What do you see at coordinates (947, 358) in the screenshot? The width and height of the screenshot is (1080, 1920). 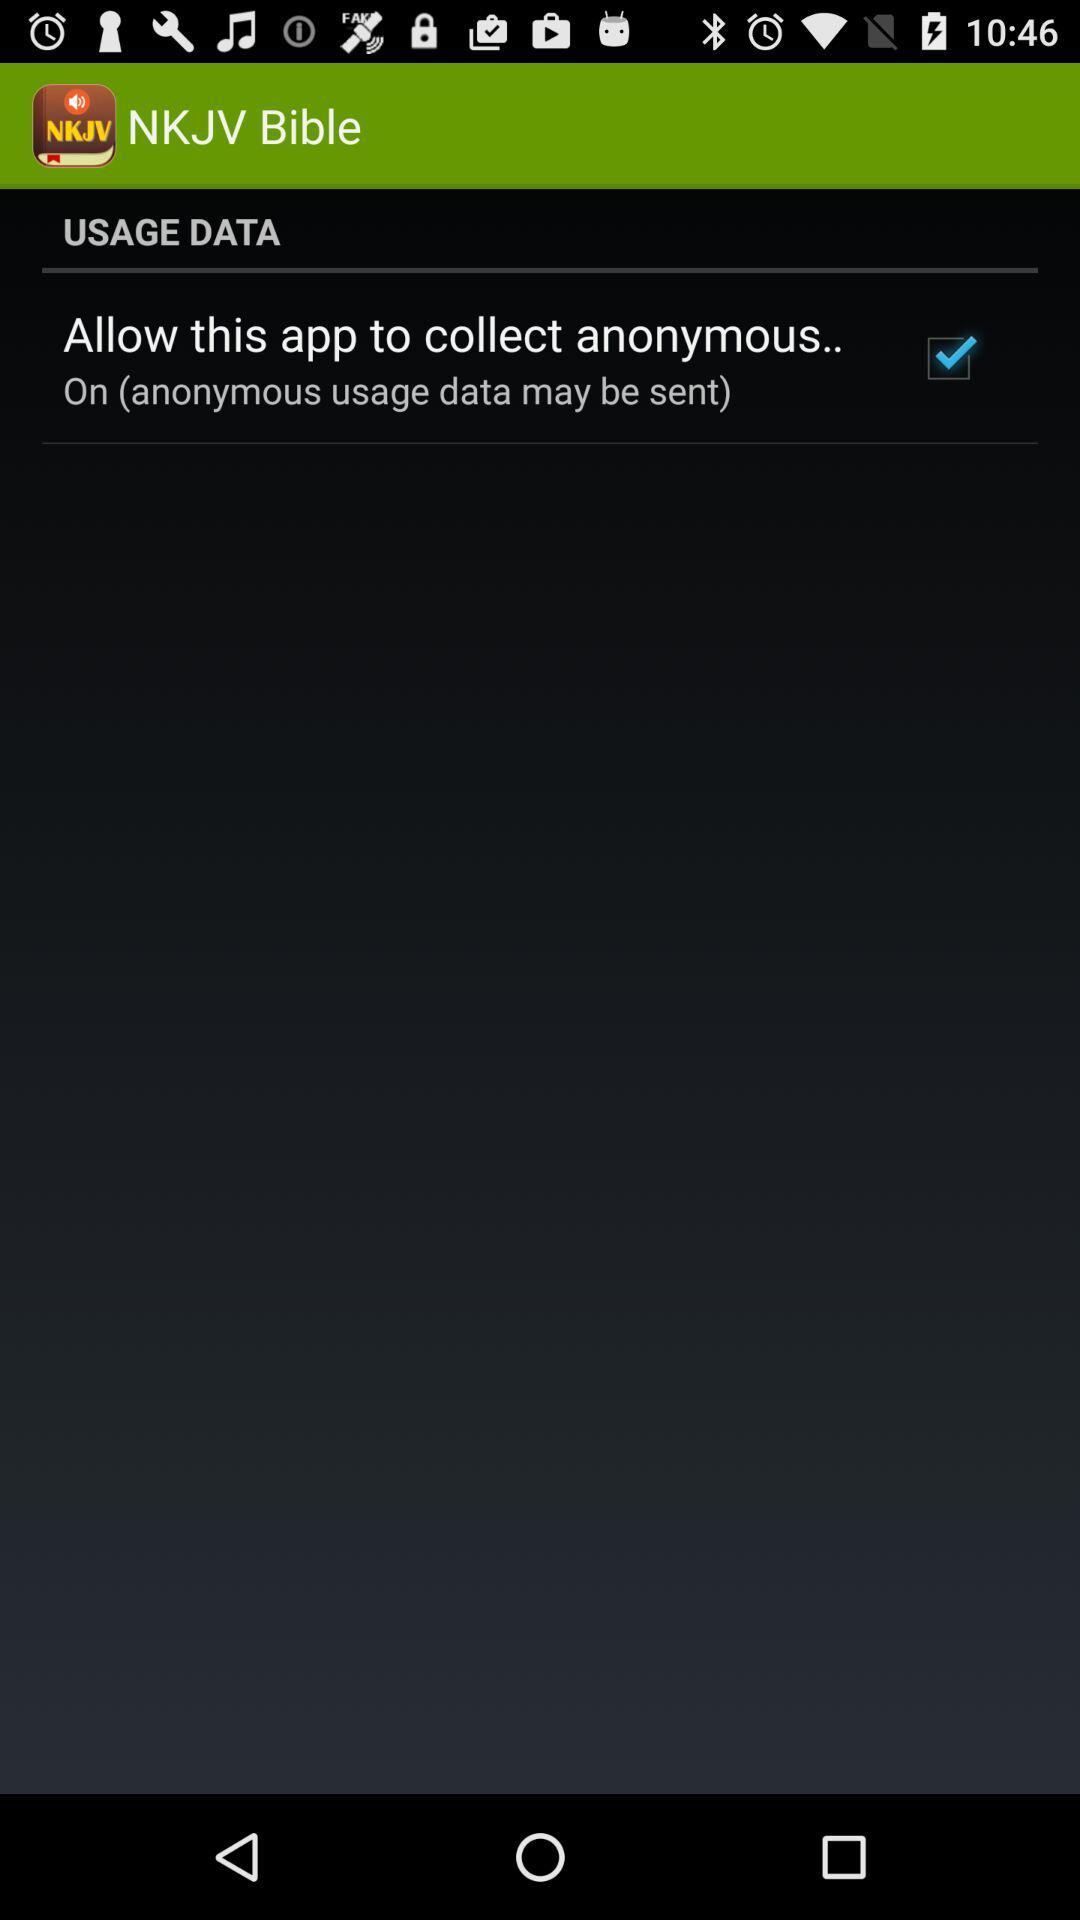 I see `the icon at the top right corner` at bounding box center [947, 358].